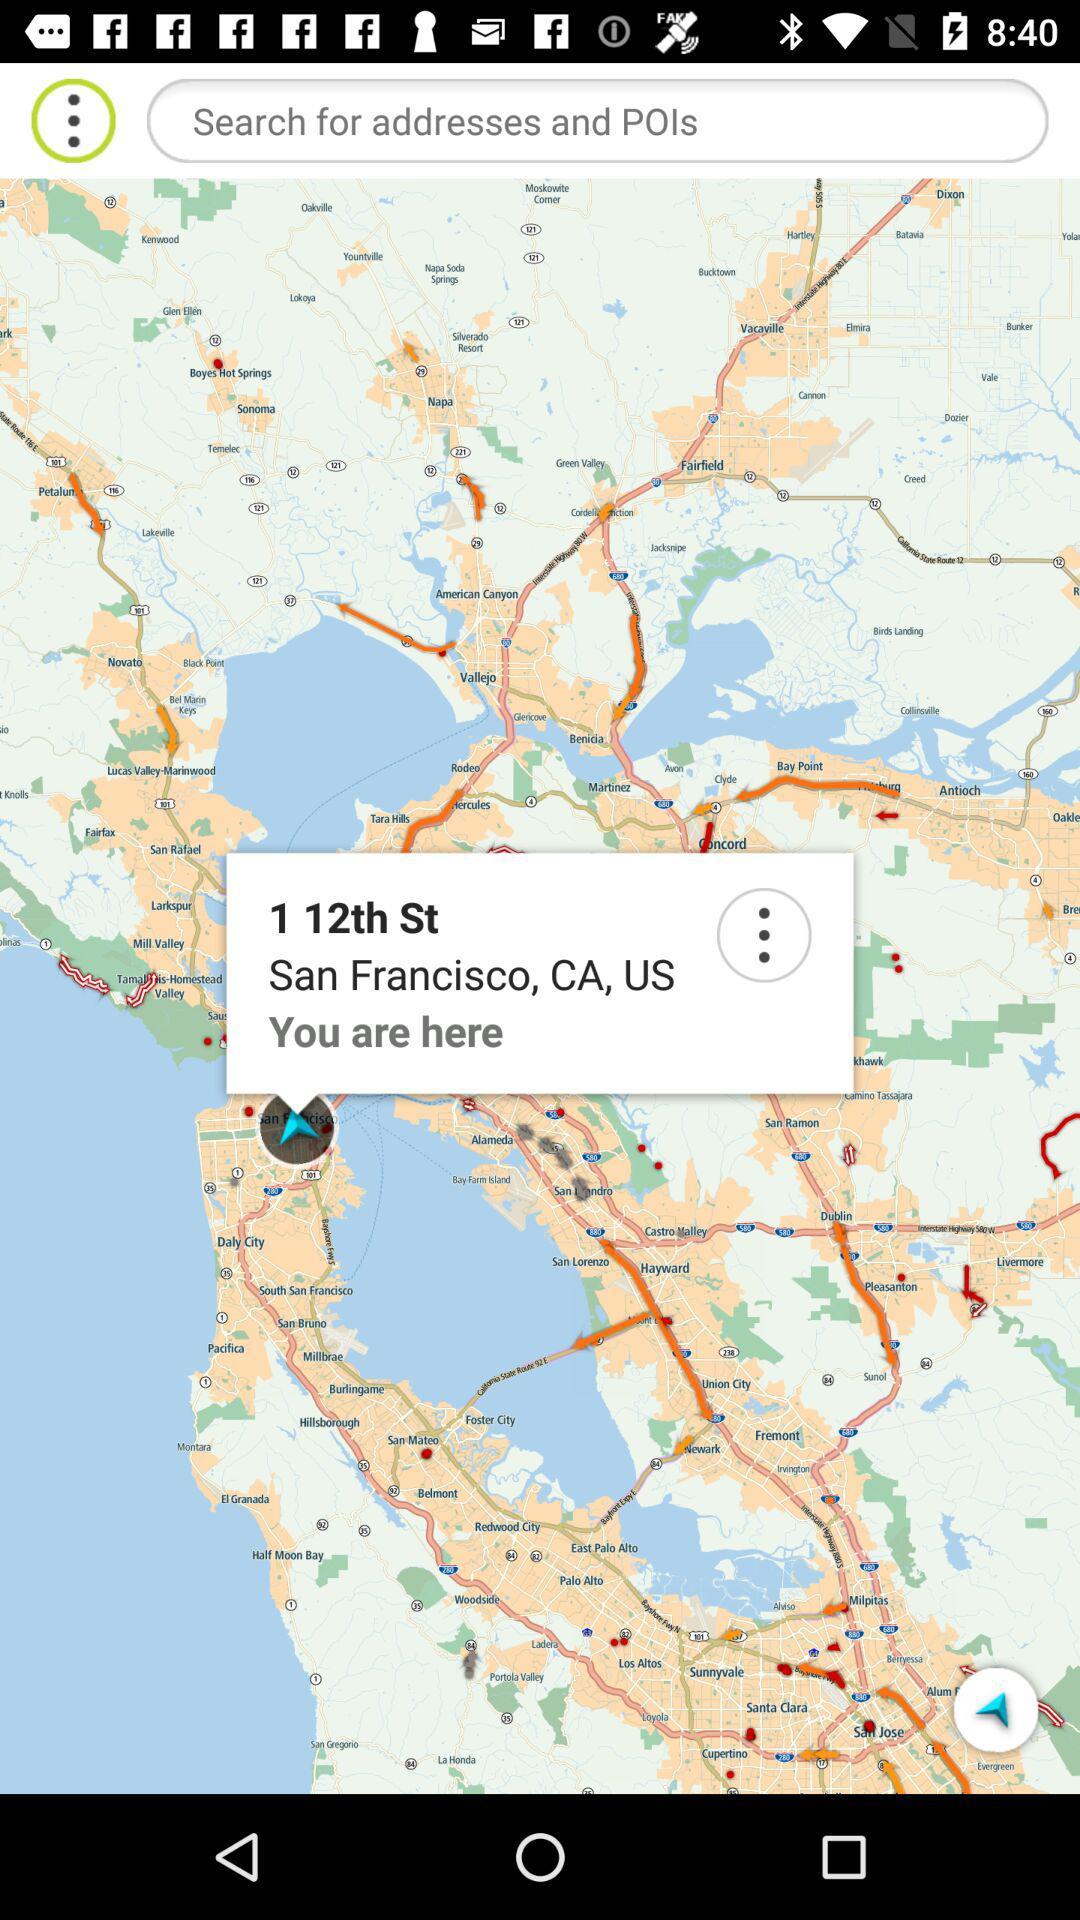  What do you see at coordinates (764, 934) in the screenshot?
I see `location option` at bounding box center [764, 934].